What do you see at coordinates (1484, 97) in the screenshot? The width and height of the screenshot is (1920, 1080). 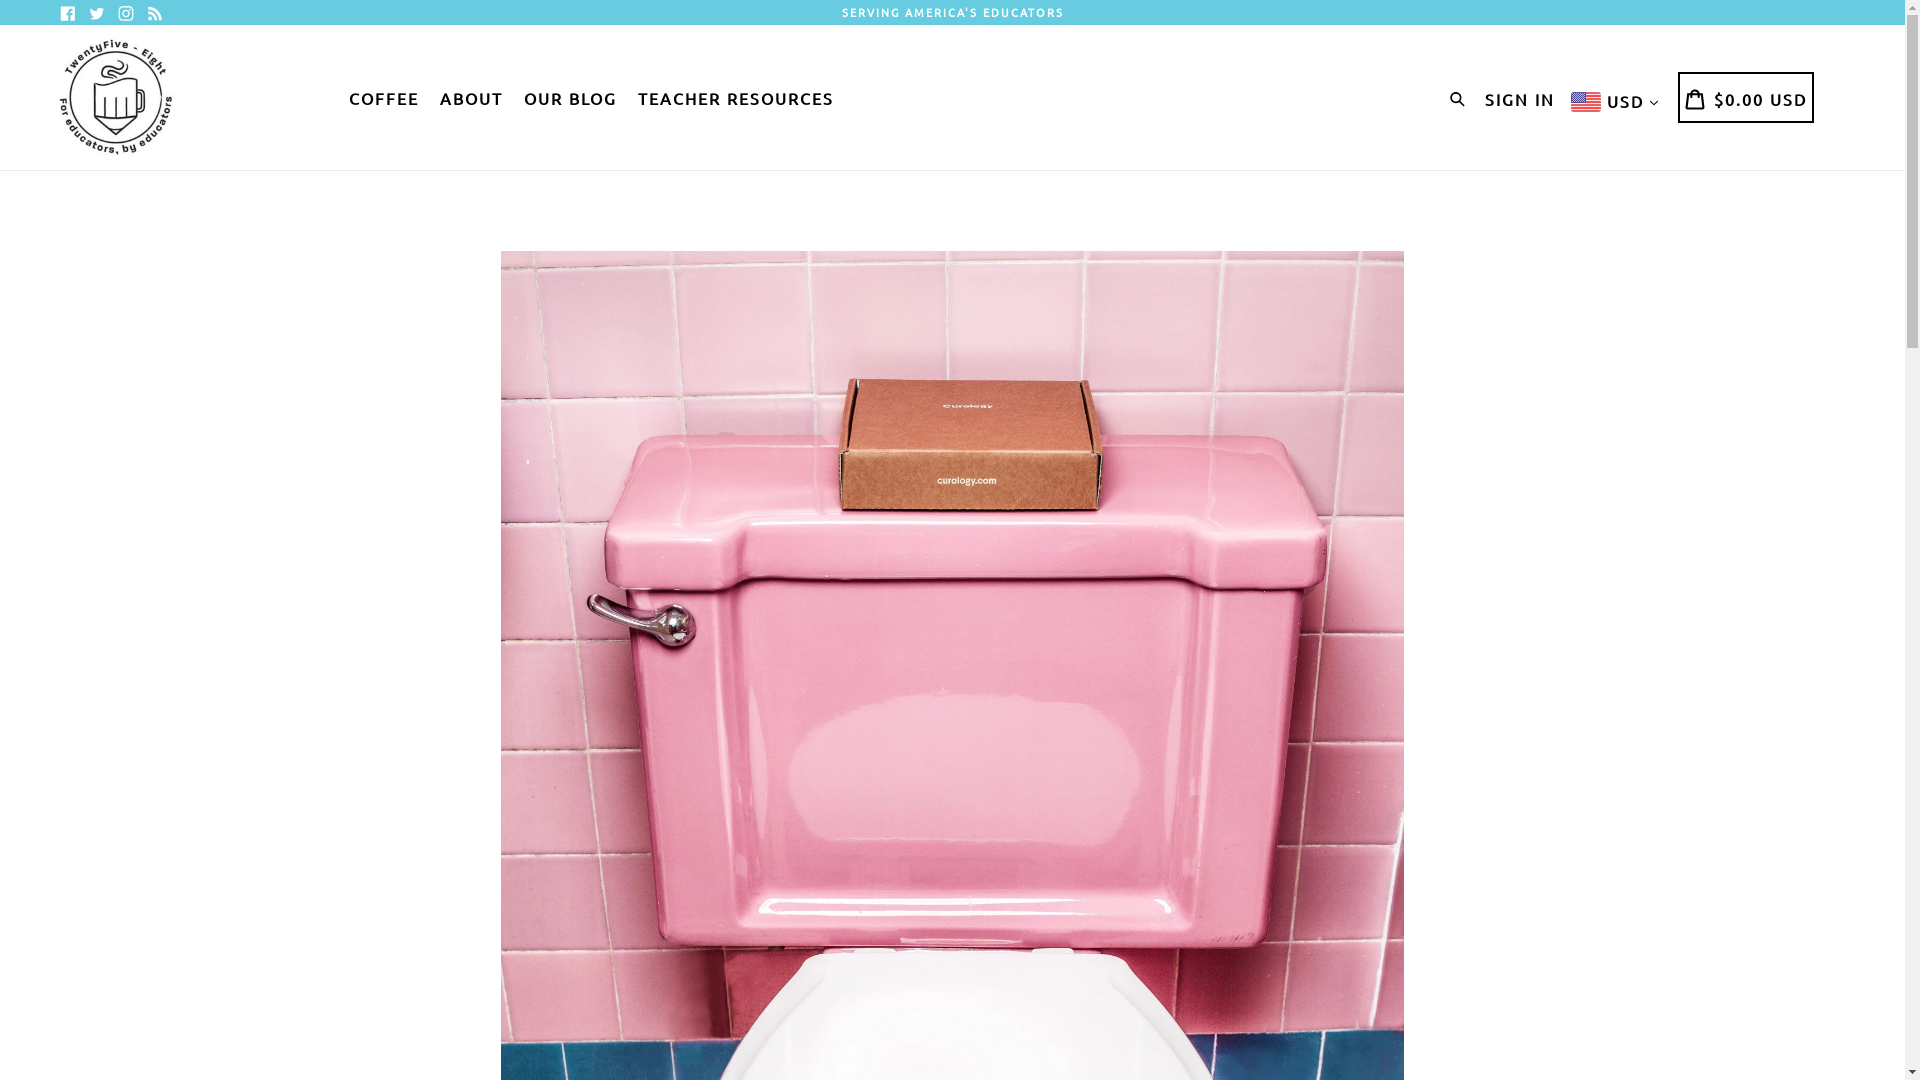 I see `'SIGN IN'` at bounding box center [1484, 97].